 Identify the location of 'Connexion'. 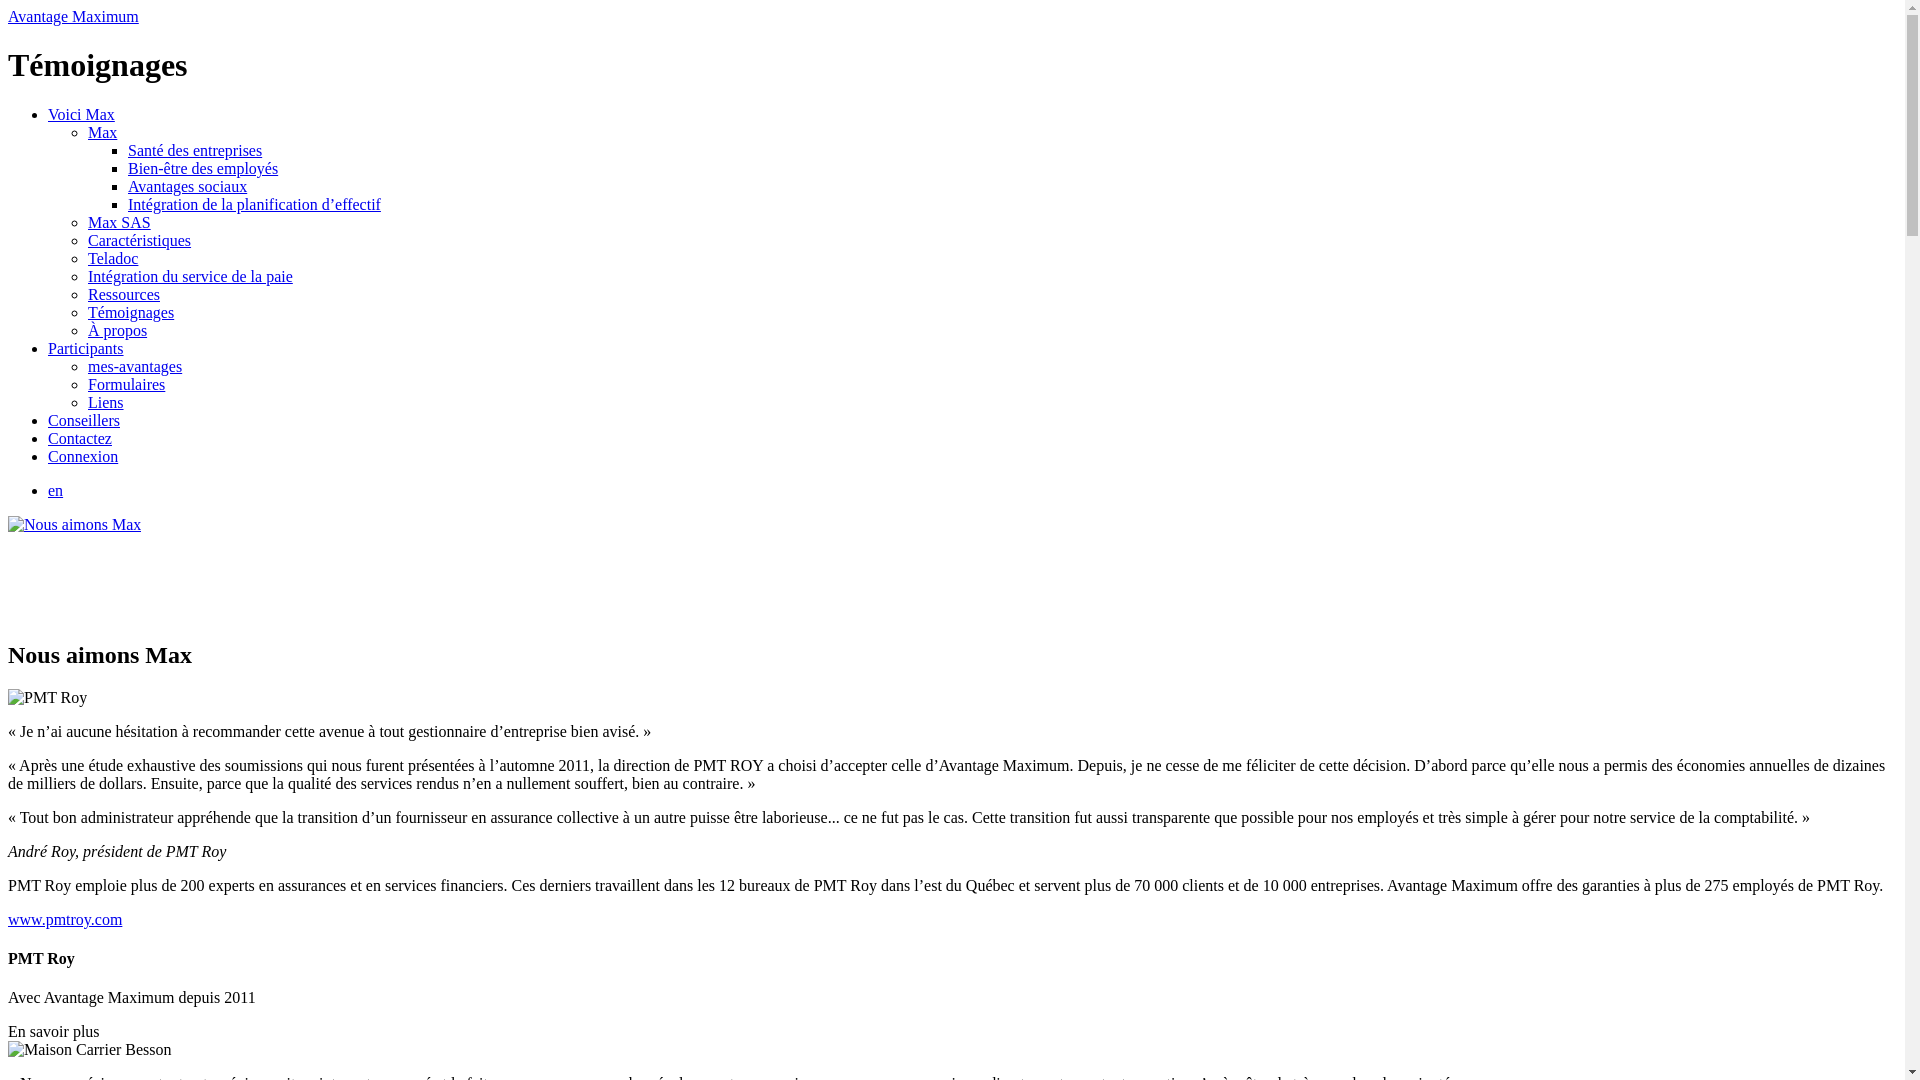
(81, 456).